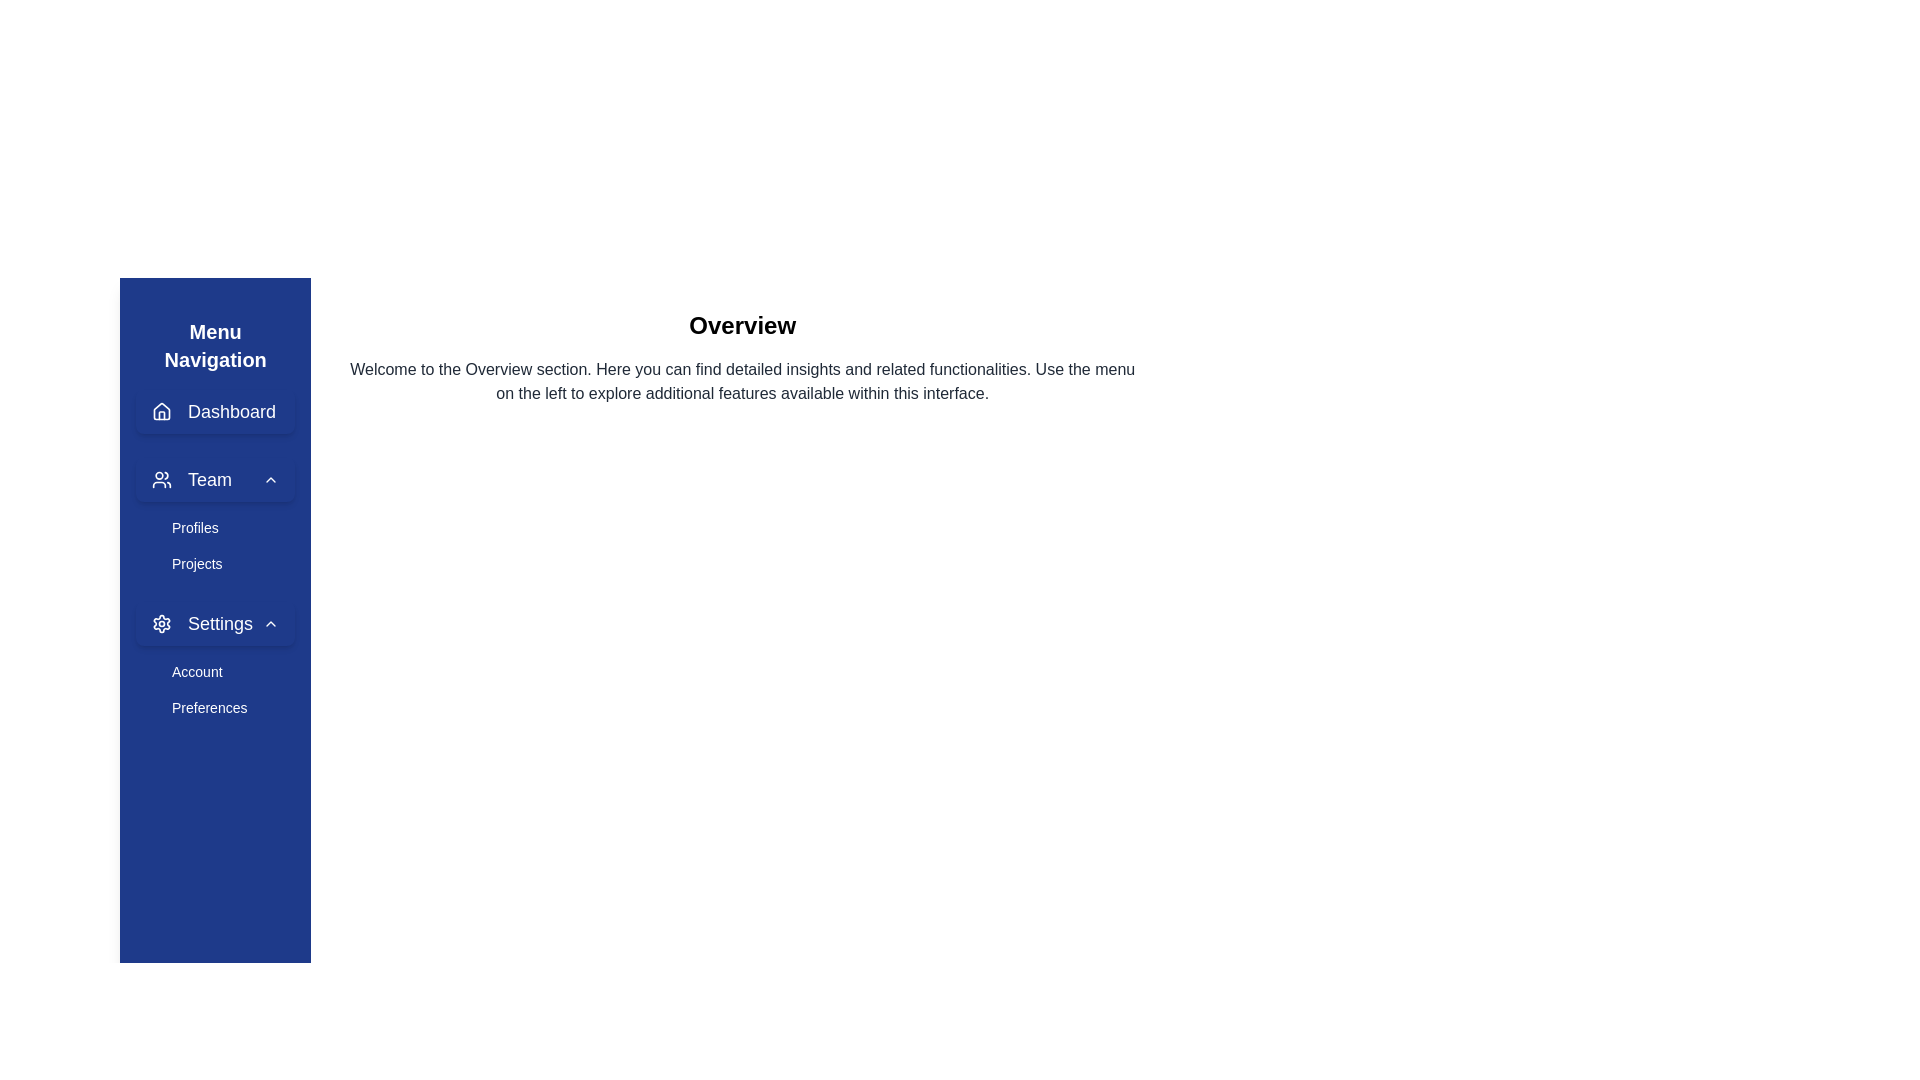 This screenshot has height=1080, width=1920. What do you see at coordinates (162, 623) in the screenshot?
I see `the gear icon which serves as a visual cue for the settings-related menu item located in the left navigation panel, immediately to the left of the 'Settings' label` at bounding box center [162, 623].